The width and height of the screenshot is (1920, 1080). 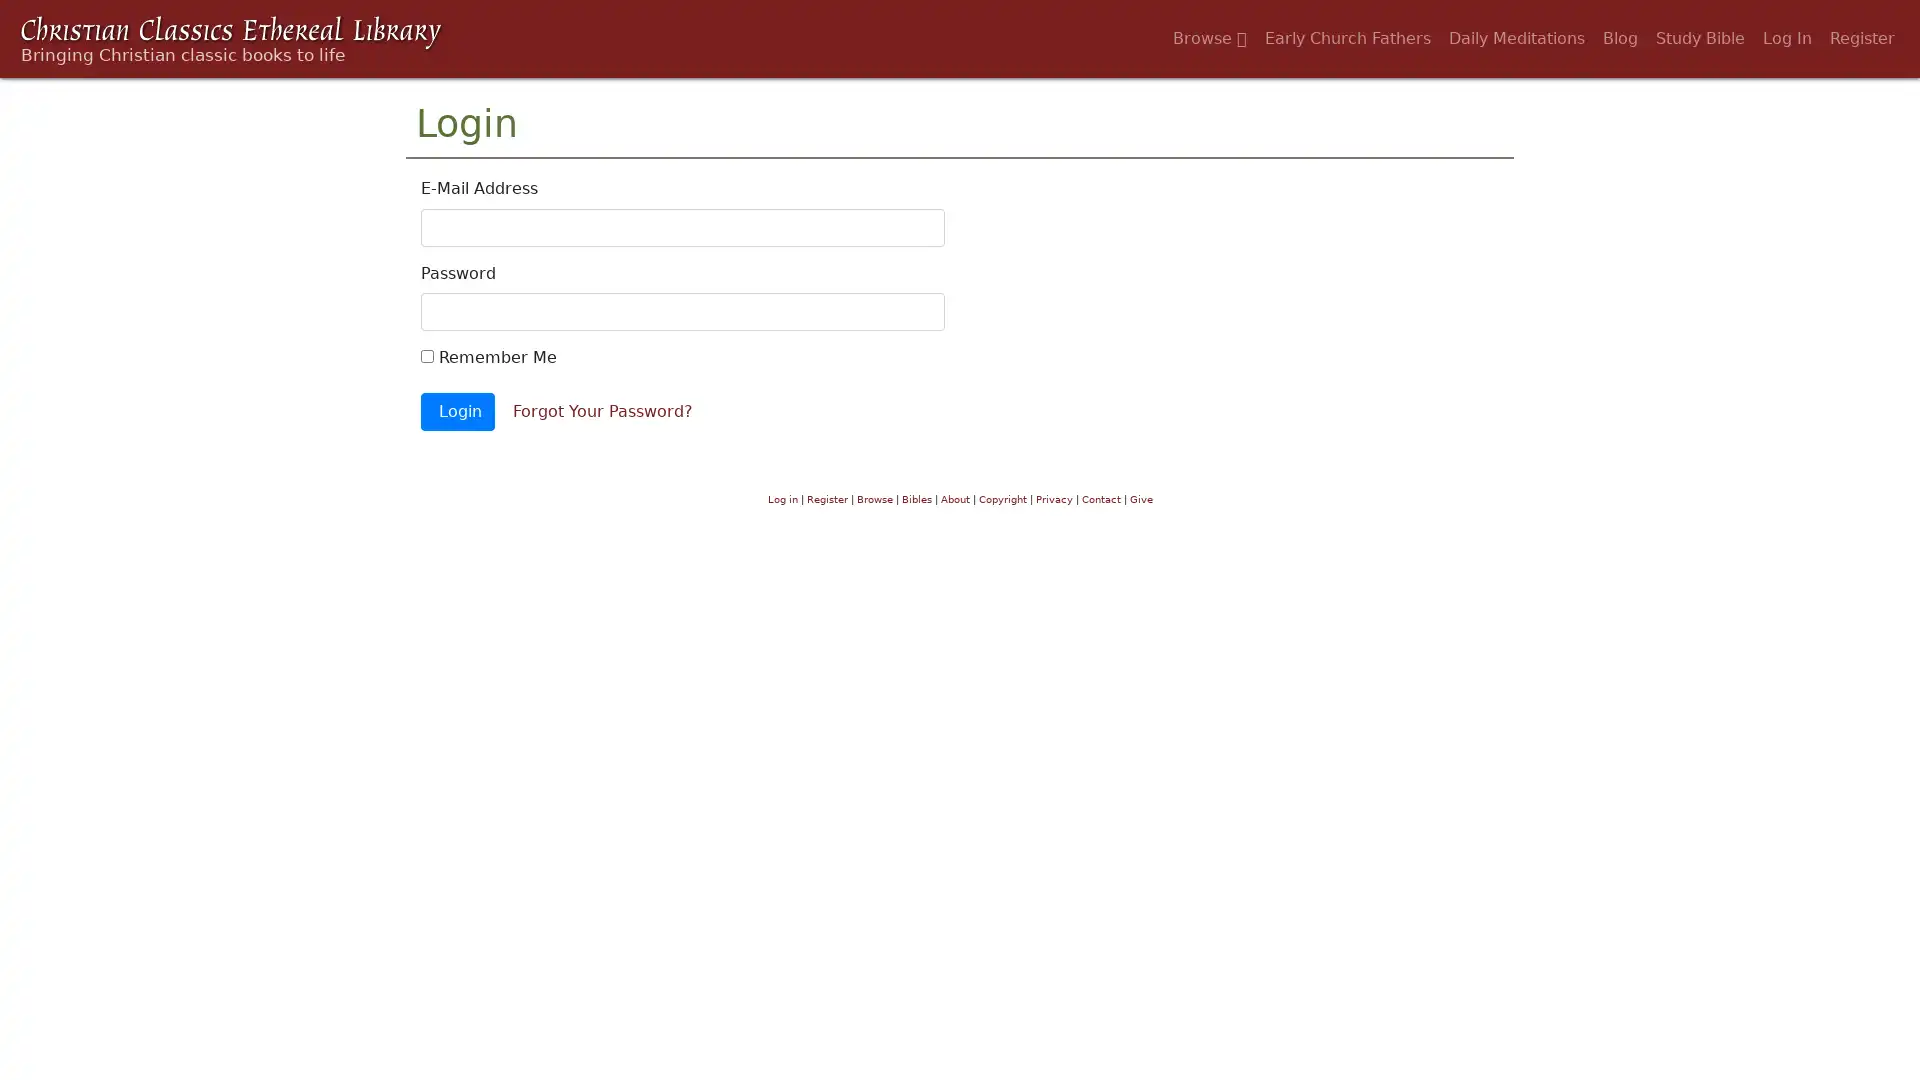 What do you see at coordinates (456, 411) in the screenshot?
I see `Login` at bounding box center [456, 411].